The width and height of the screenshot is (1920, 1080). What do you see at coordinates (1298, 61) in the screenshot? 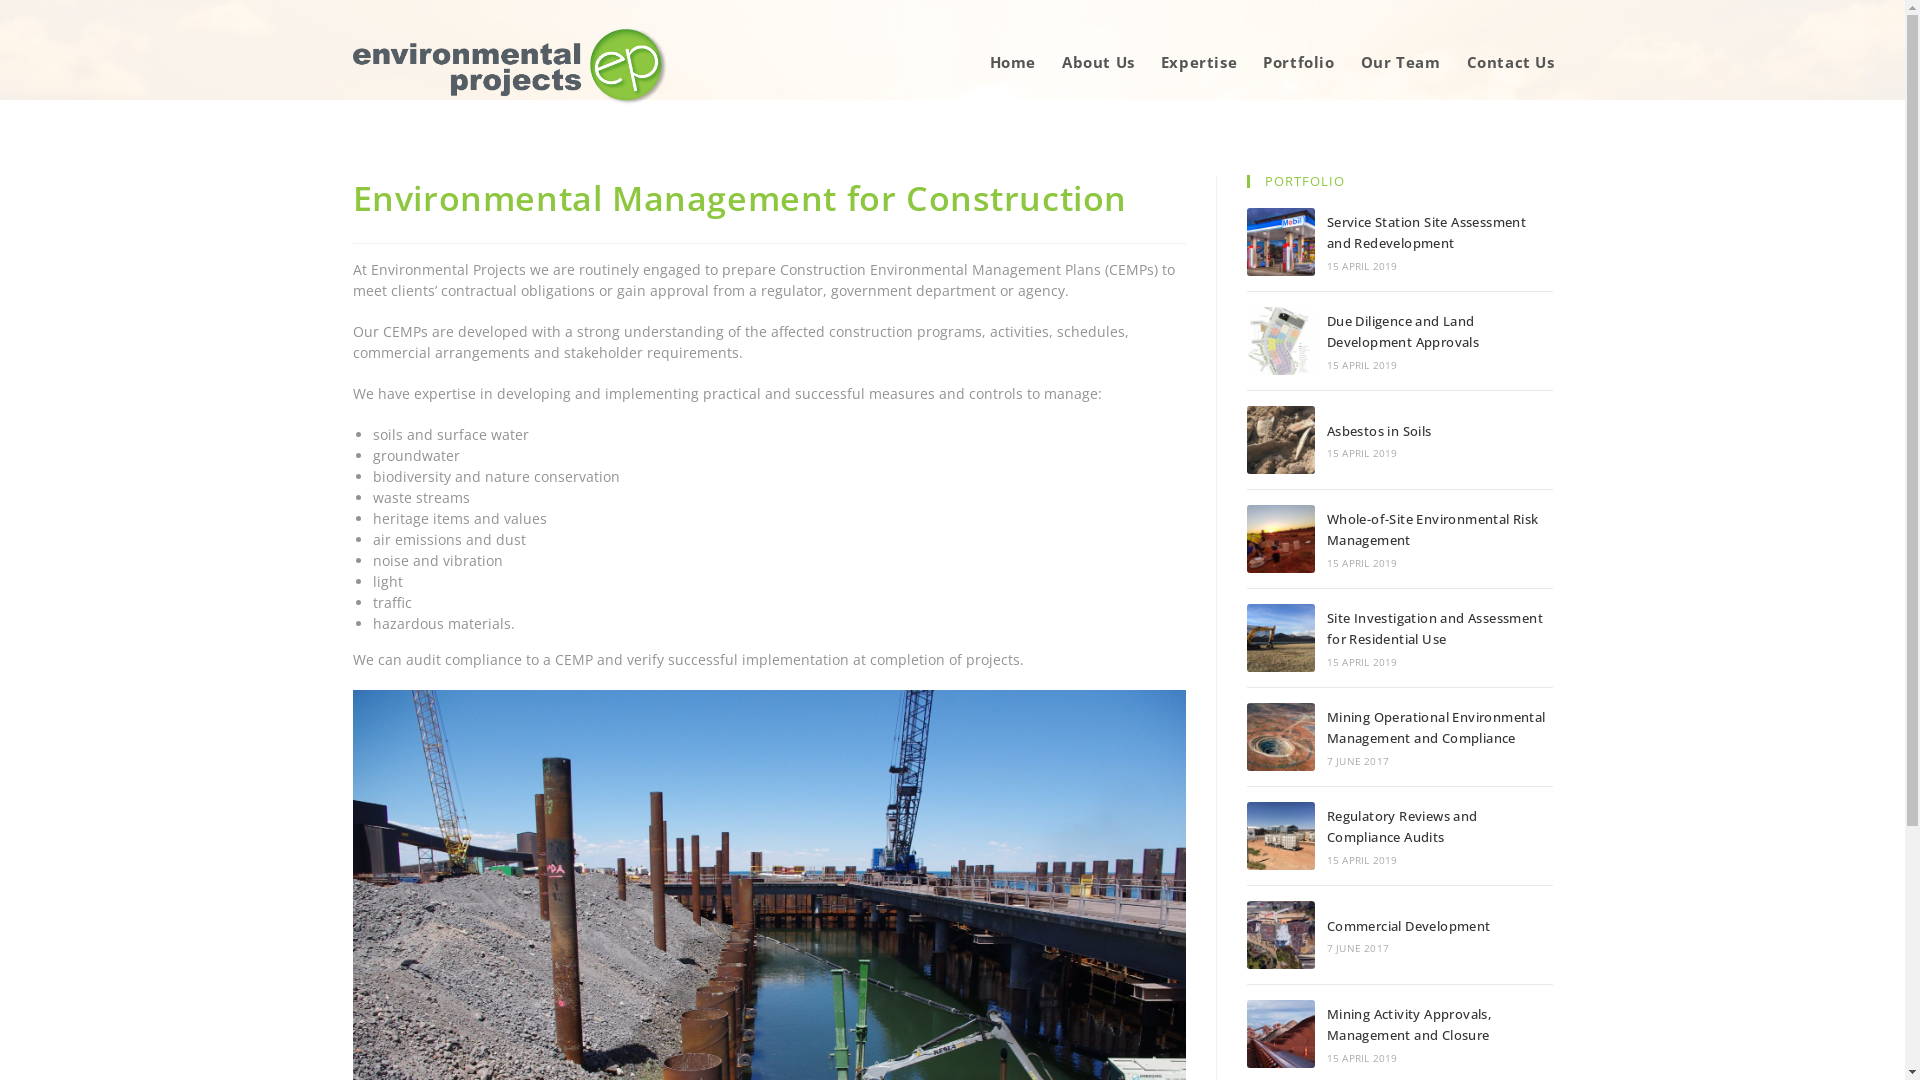
I see `'Portfolio'` at bounding box center [1298, 61].